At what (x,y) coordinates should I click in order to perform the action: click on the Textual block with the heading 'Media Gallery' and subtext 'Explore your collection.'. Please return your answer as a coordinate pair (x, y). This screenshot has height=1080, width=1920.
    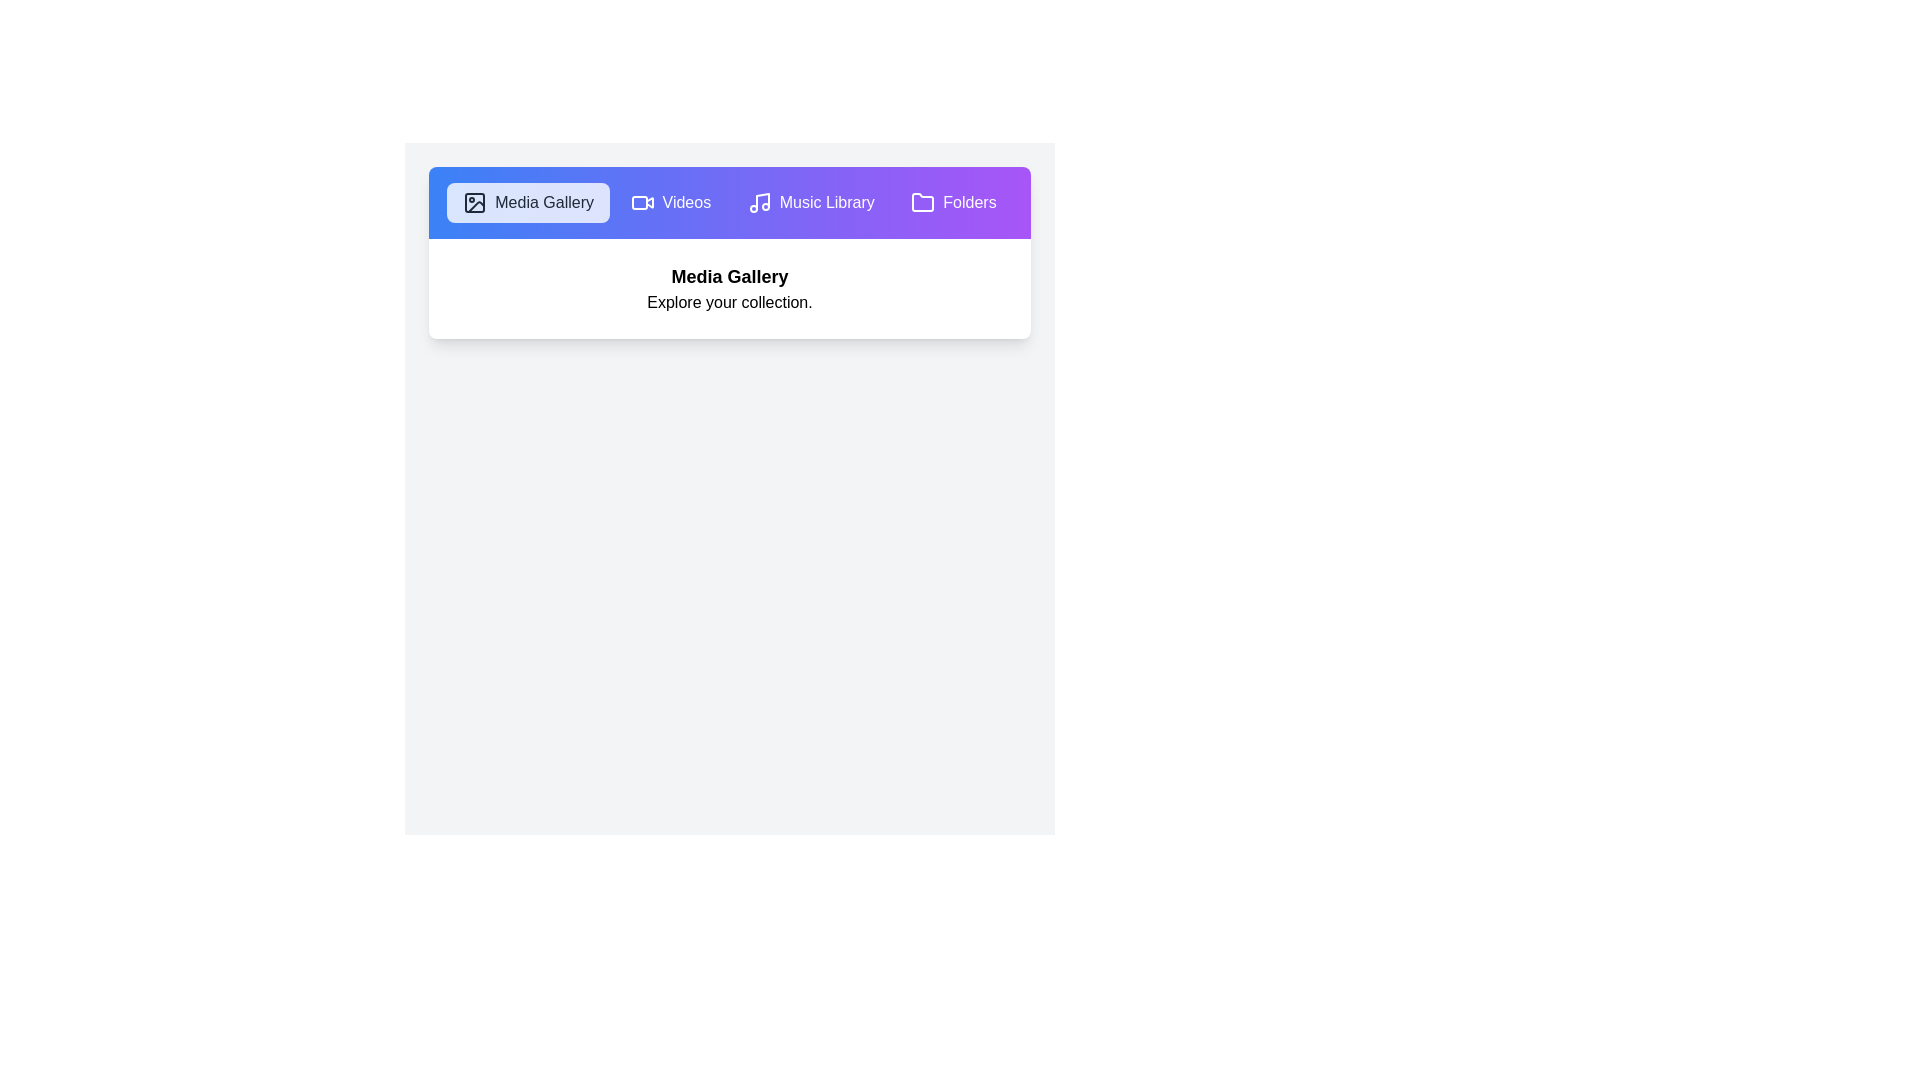
    Looking at the image, I should click on (728, 289).